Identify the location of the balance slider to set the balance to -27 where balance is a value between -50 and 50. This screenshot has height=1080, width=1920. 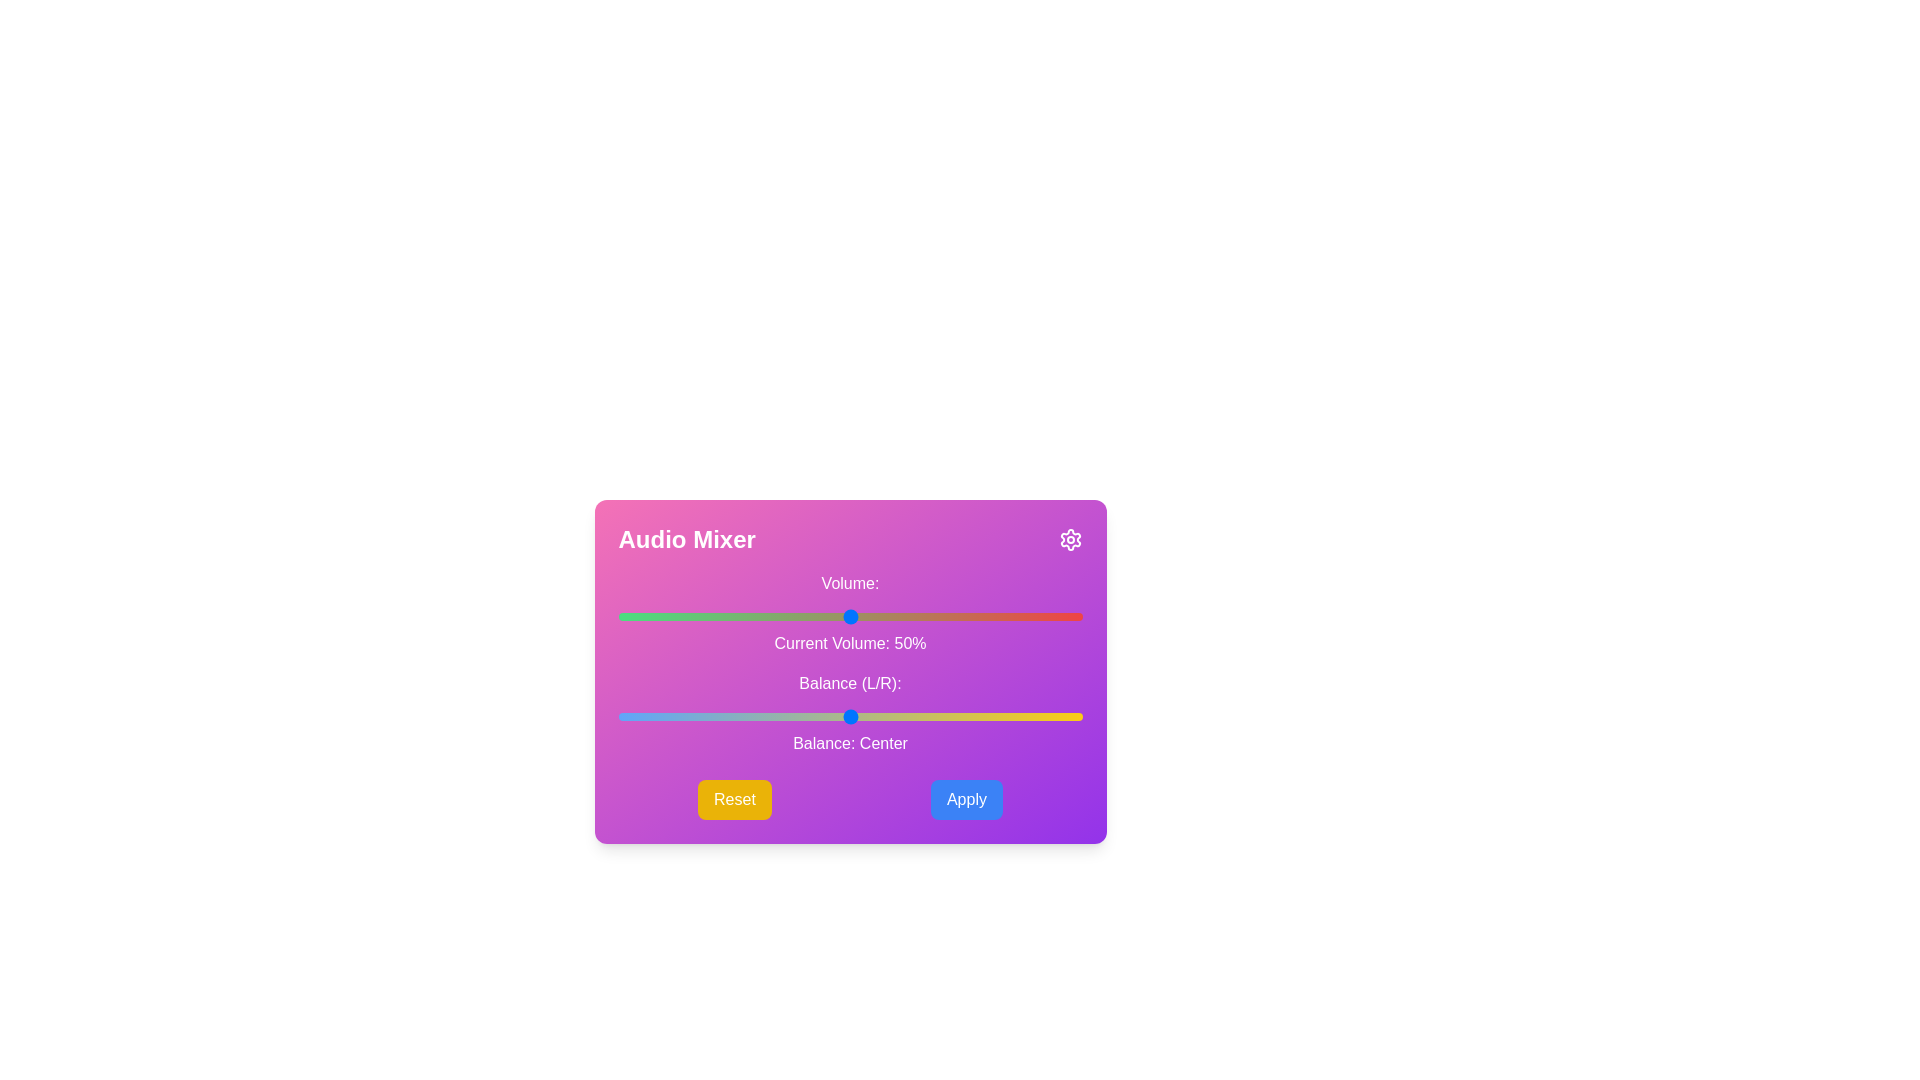
(724, 716).